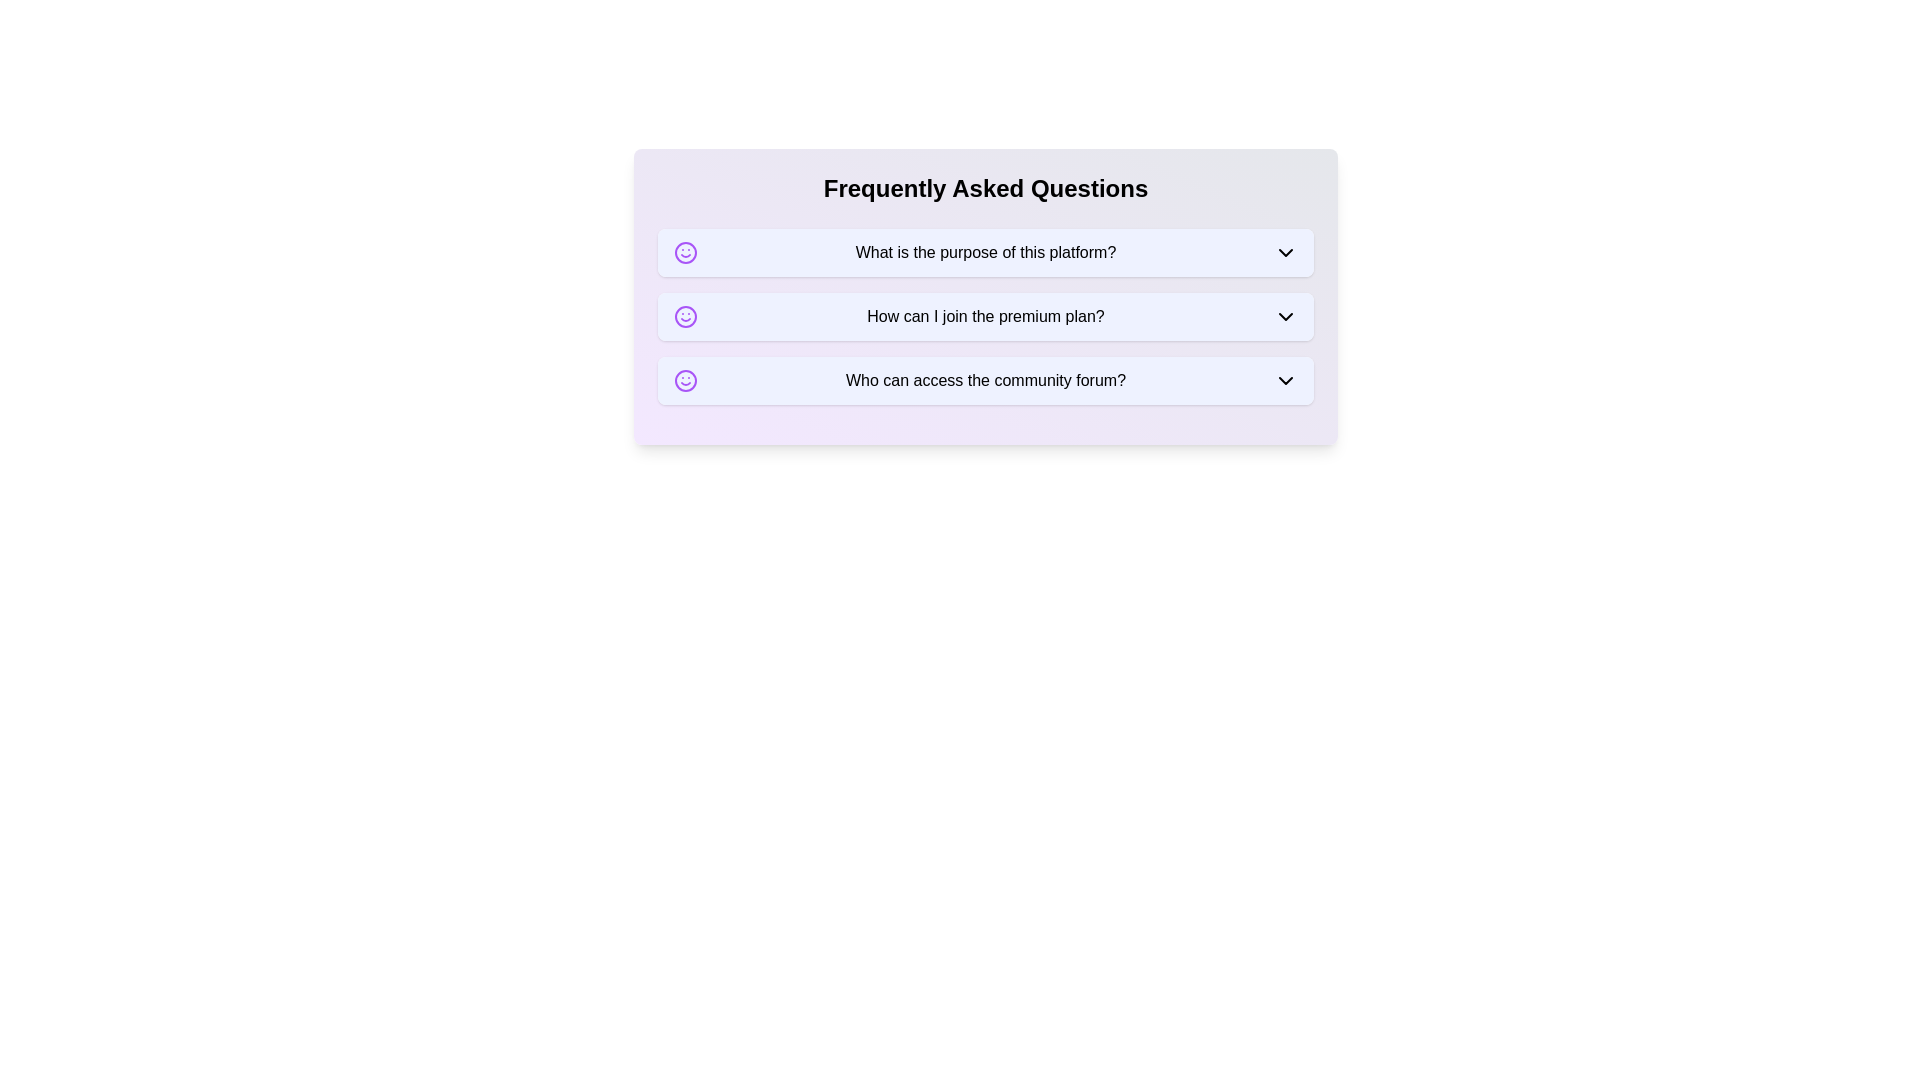  Describe the element at coordinates (686, 252) in the screenshot. I see `the purple smiley face icon within a circular boundary located in the first row of the Frequently Asked Questions section, preceding the text 'What is the purpose of this platform?'` at that location.